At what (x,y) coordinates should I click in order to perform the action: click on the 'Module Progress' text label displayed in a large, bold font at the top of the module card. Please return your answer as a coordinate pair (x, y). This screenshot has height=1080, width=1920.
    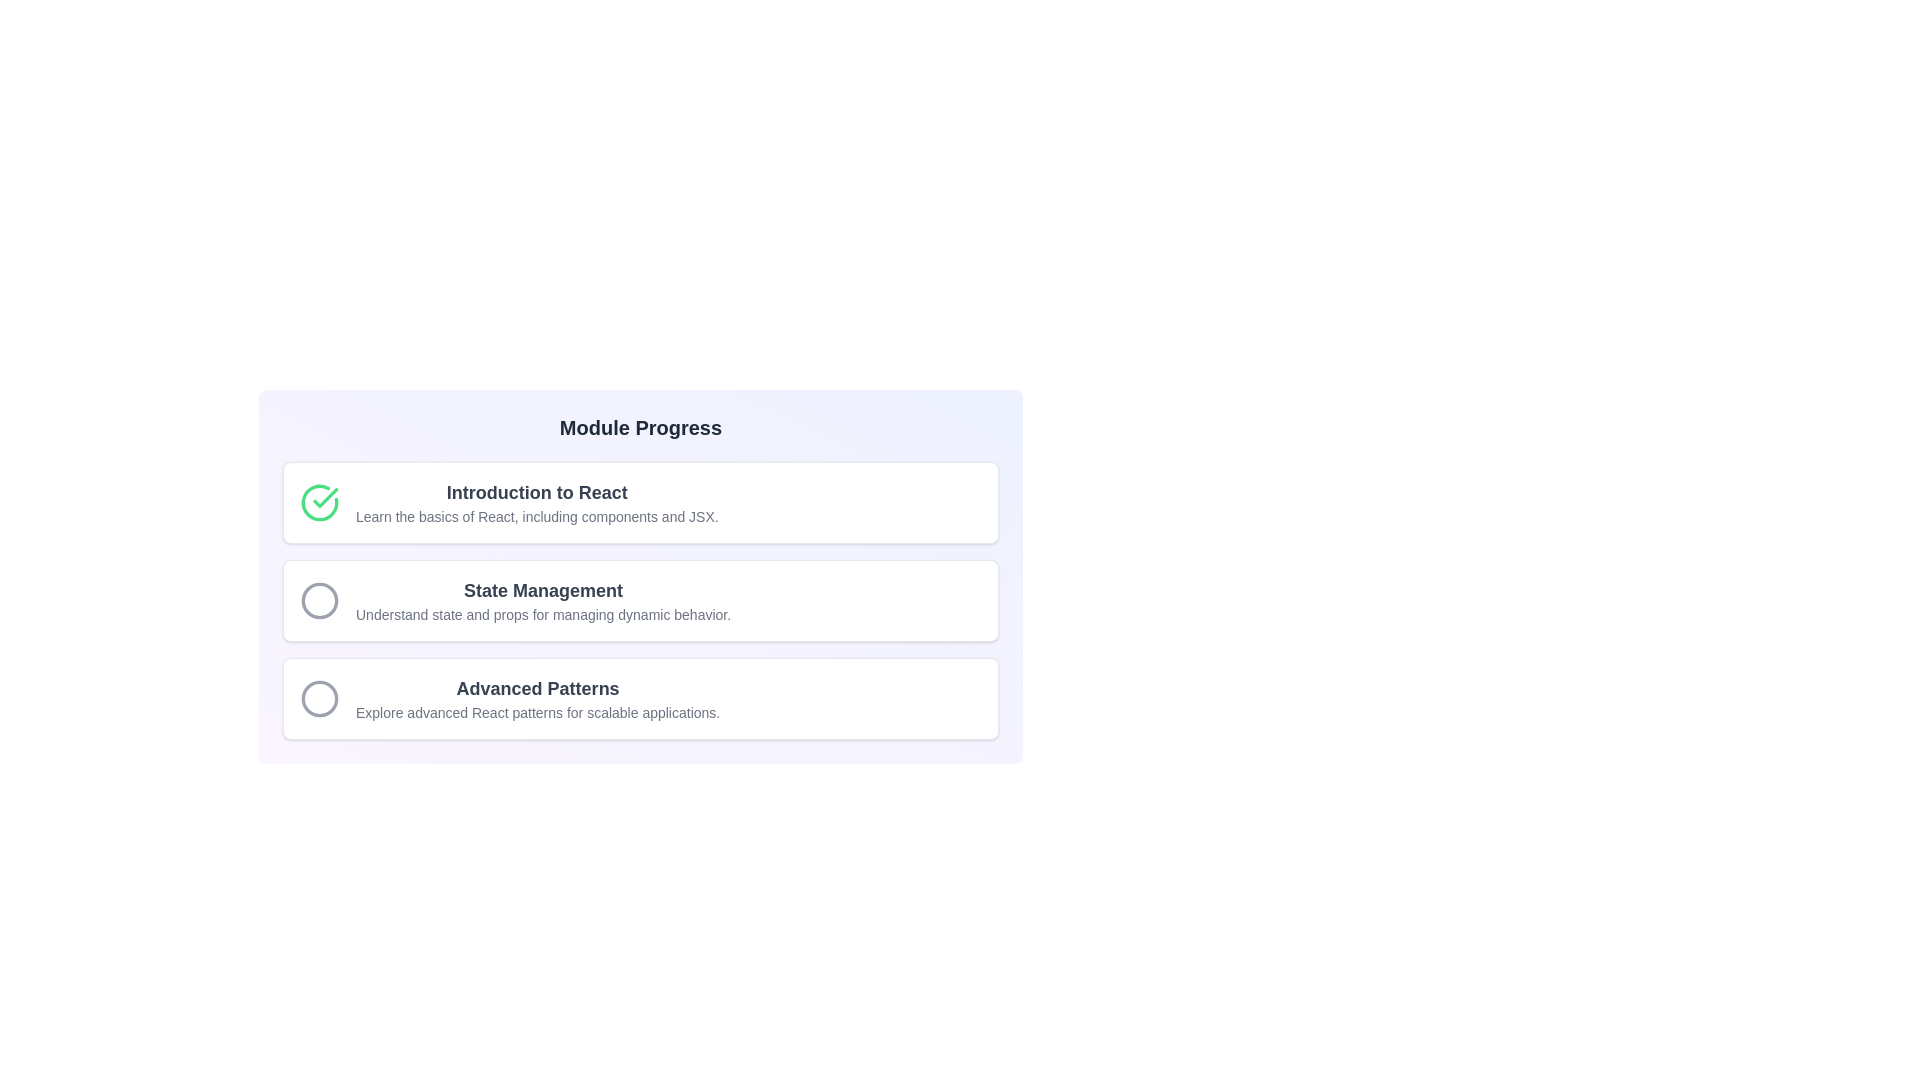
    Looking at the image, I should click on (641, 427).